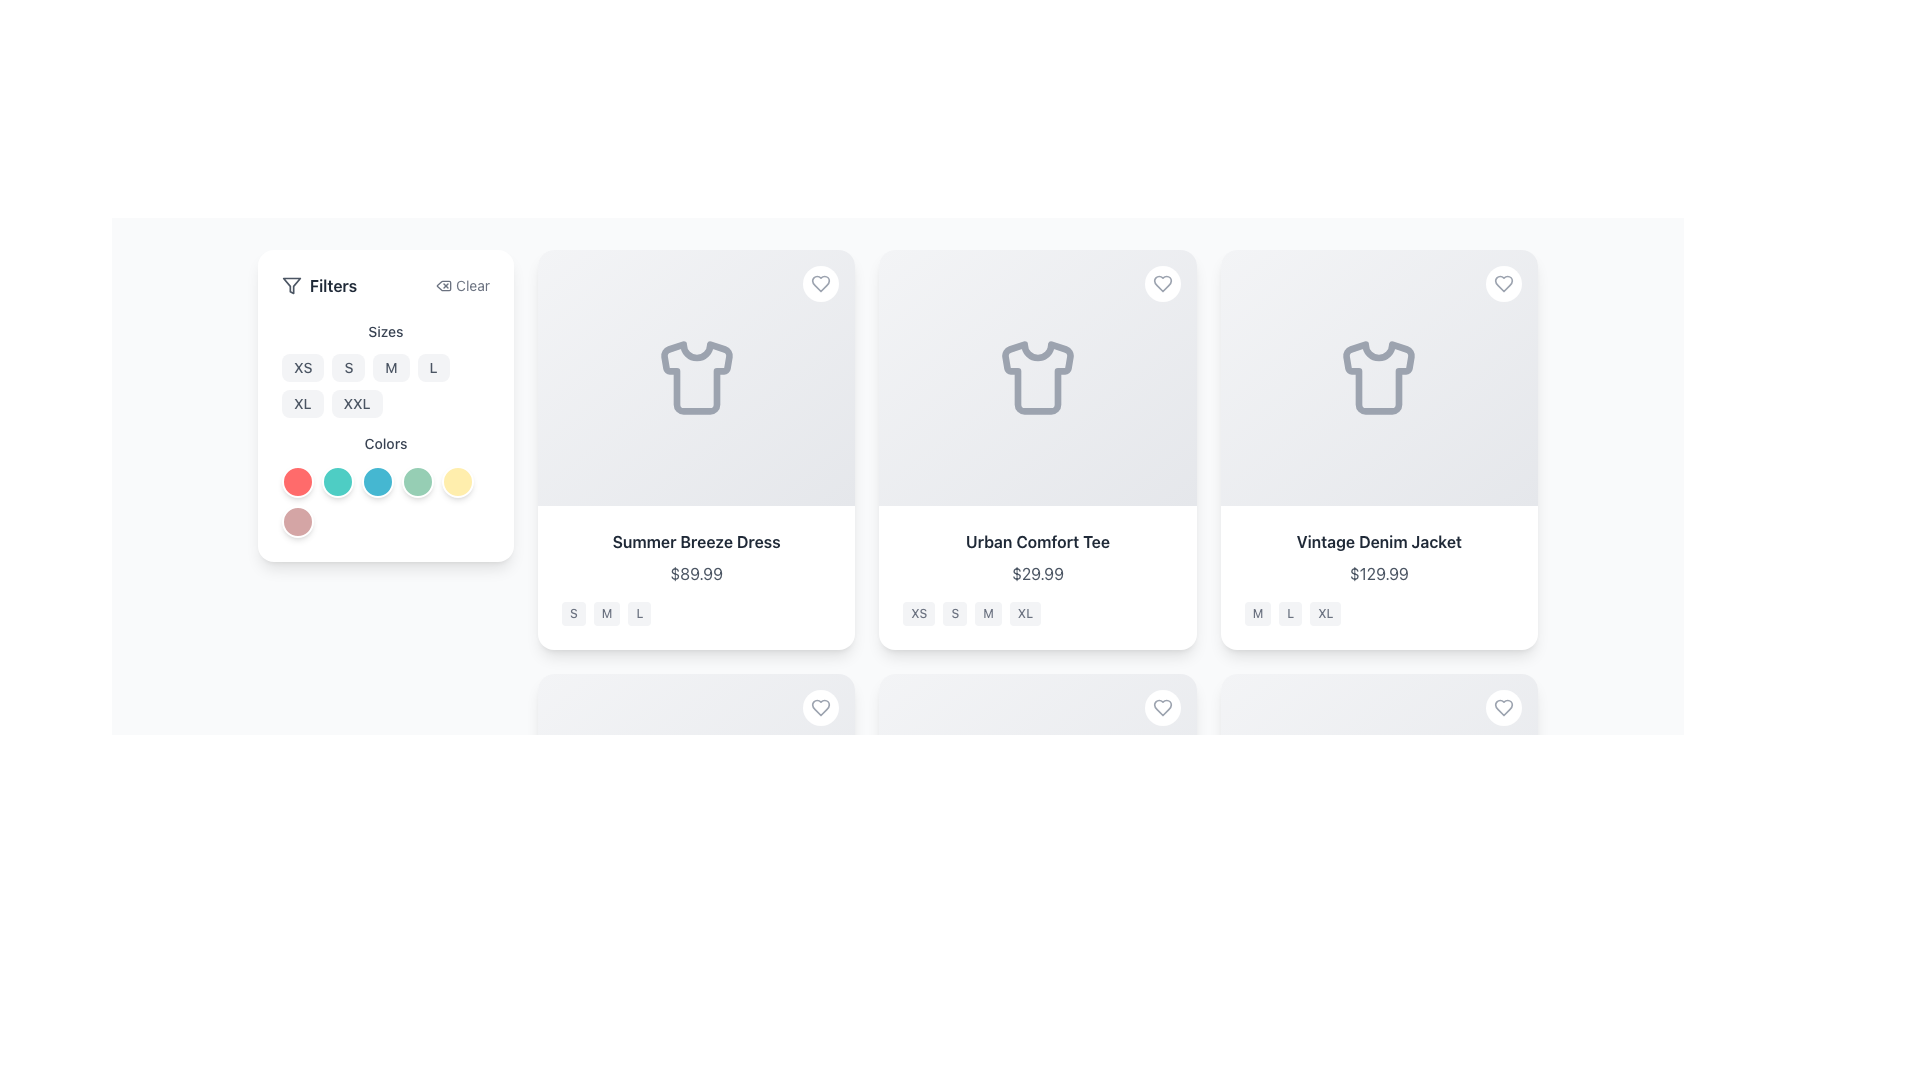  Describe the element at coordinates (385, 370) in the screenshot. I see `the 'M' size button located in the second row of the size options within the 'Sizes' filter section` at that location.